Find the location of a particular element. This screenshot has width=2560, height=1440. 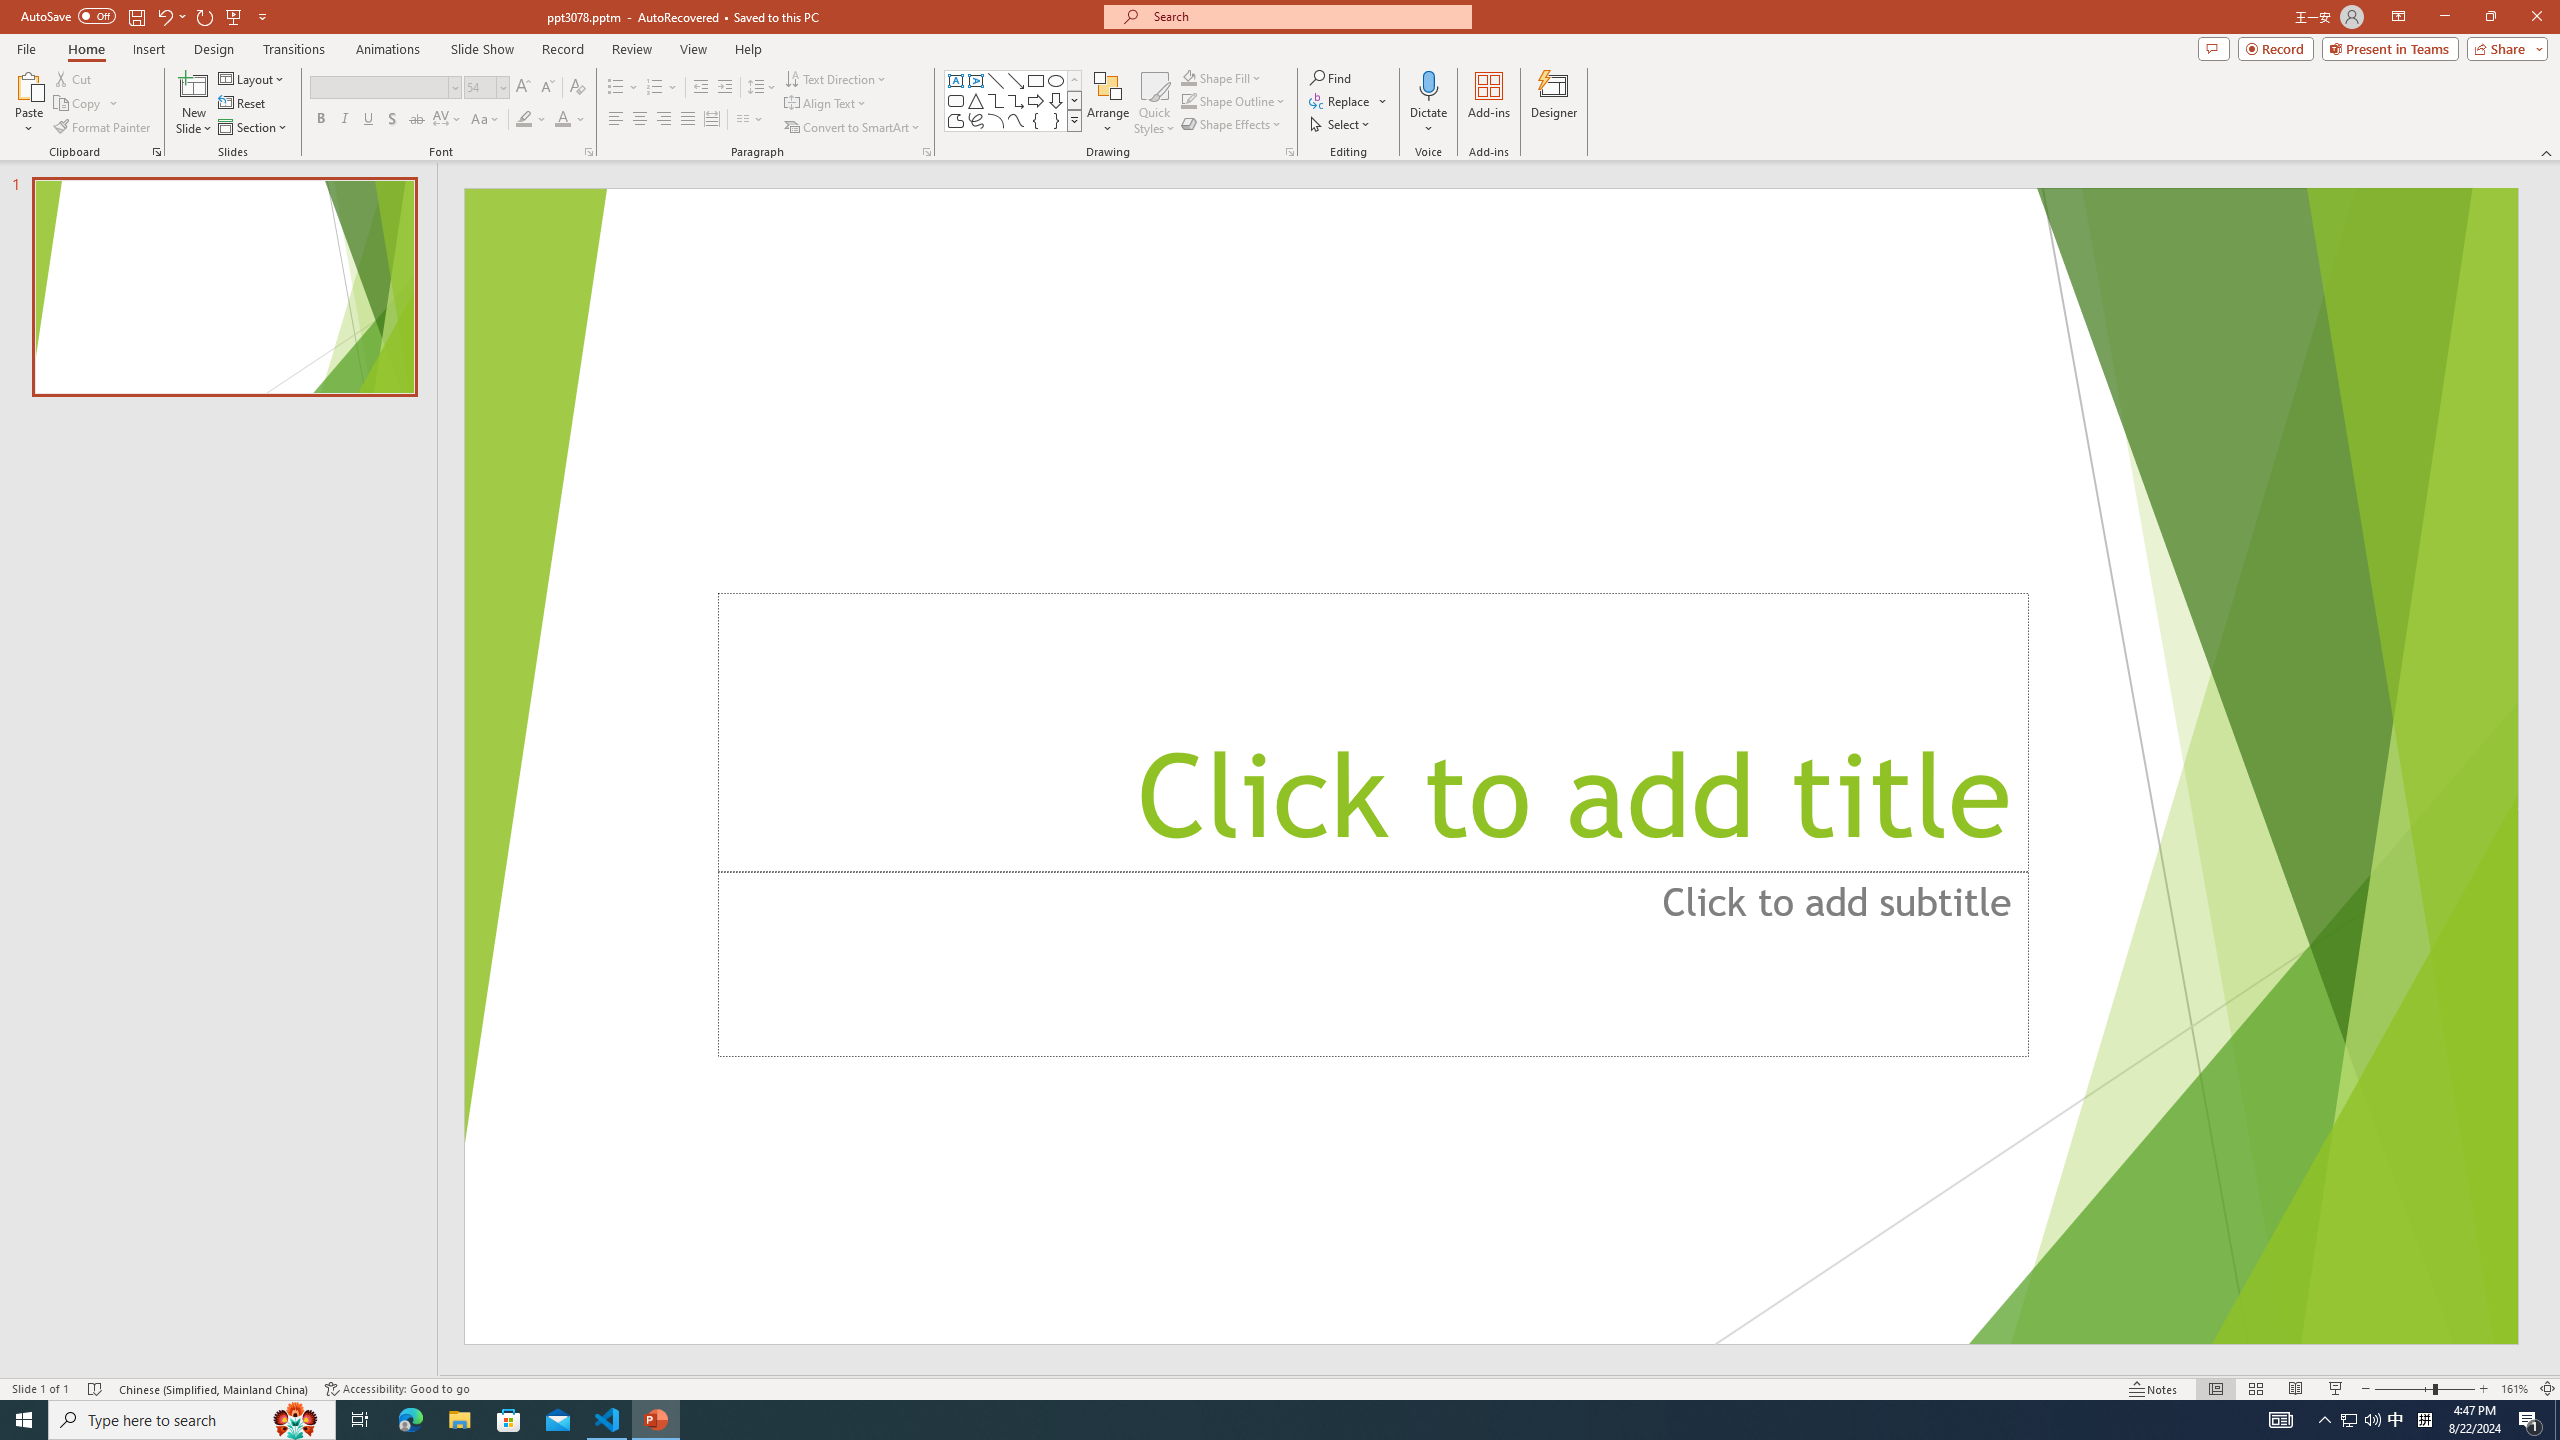

'Shape Effects' is located at coordinates (1231, 122).